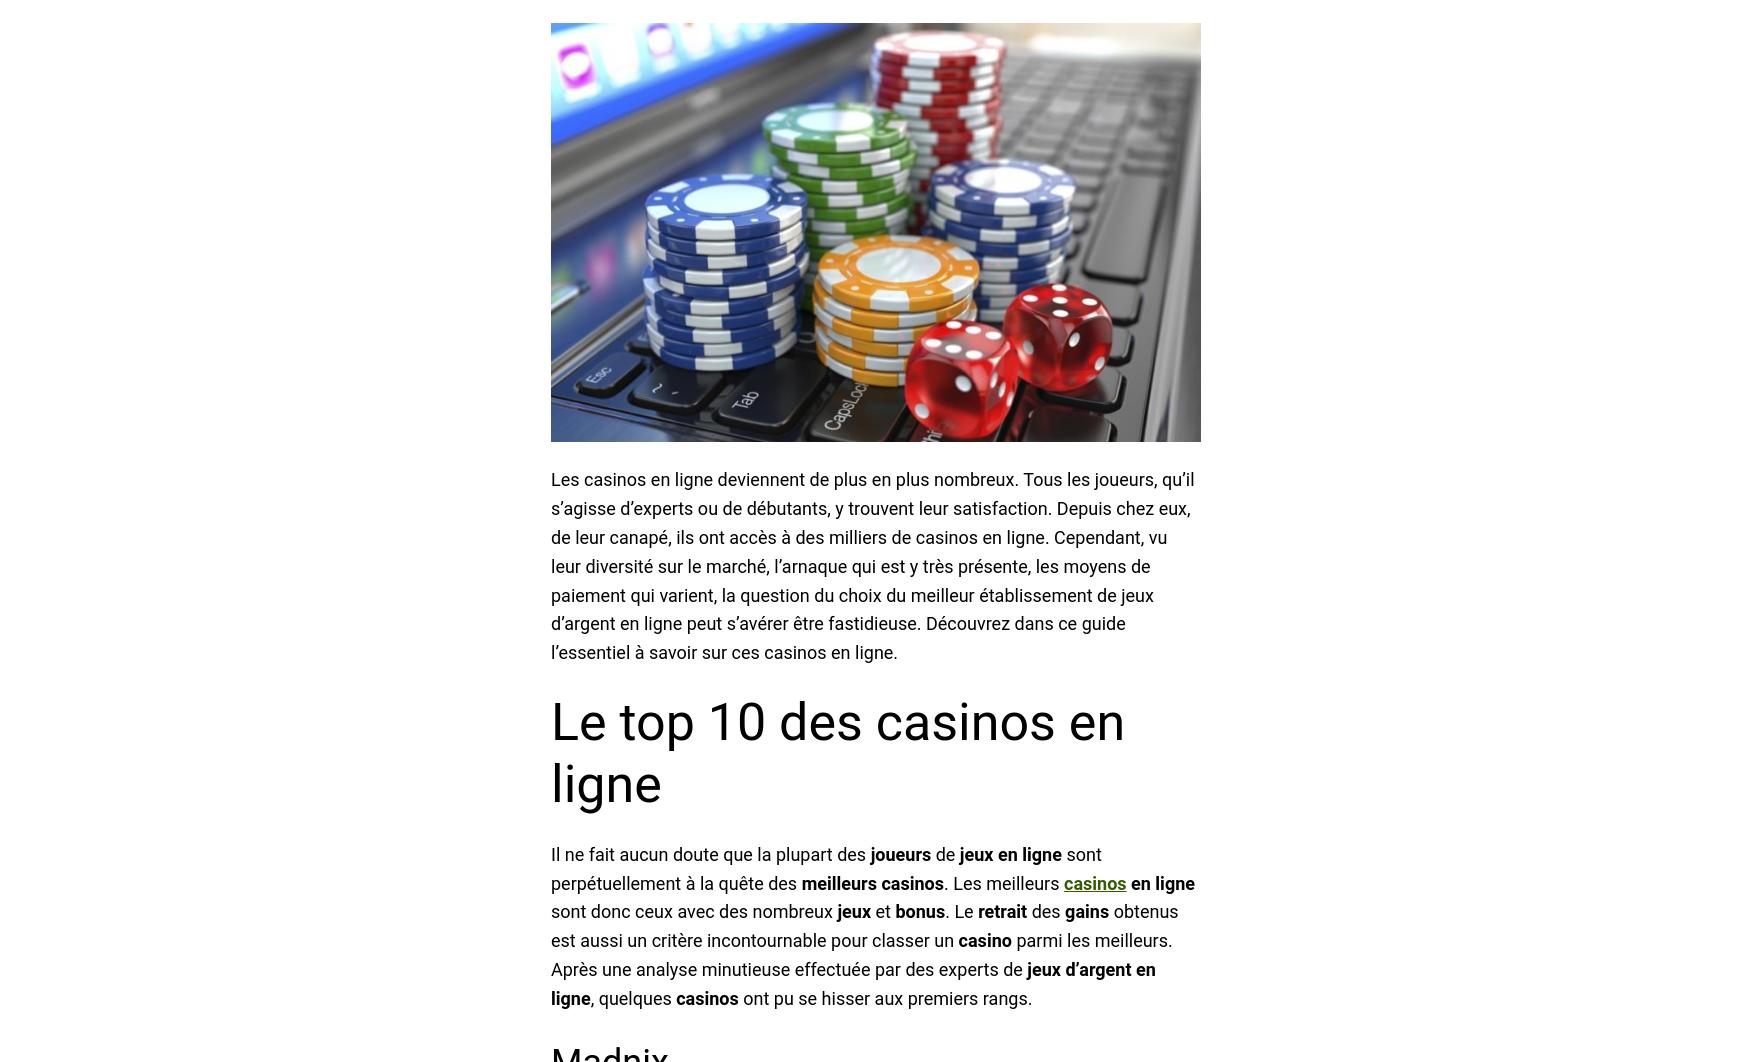 This screenshot has width=1752, height=1062. Describe the element at coordinates (801, 881) in the screenshot. I see `'meilleurs'` at that location.